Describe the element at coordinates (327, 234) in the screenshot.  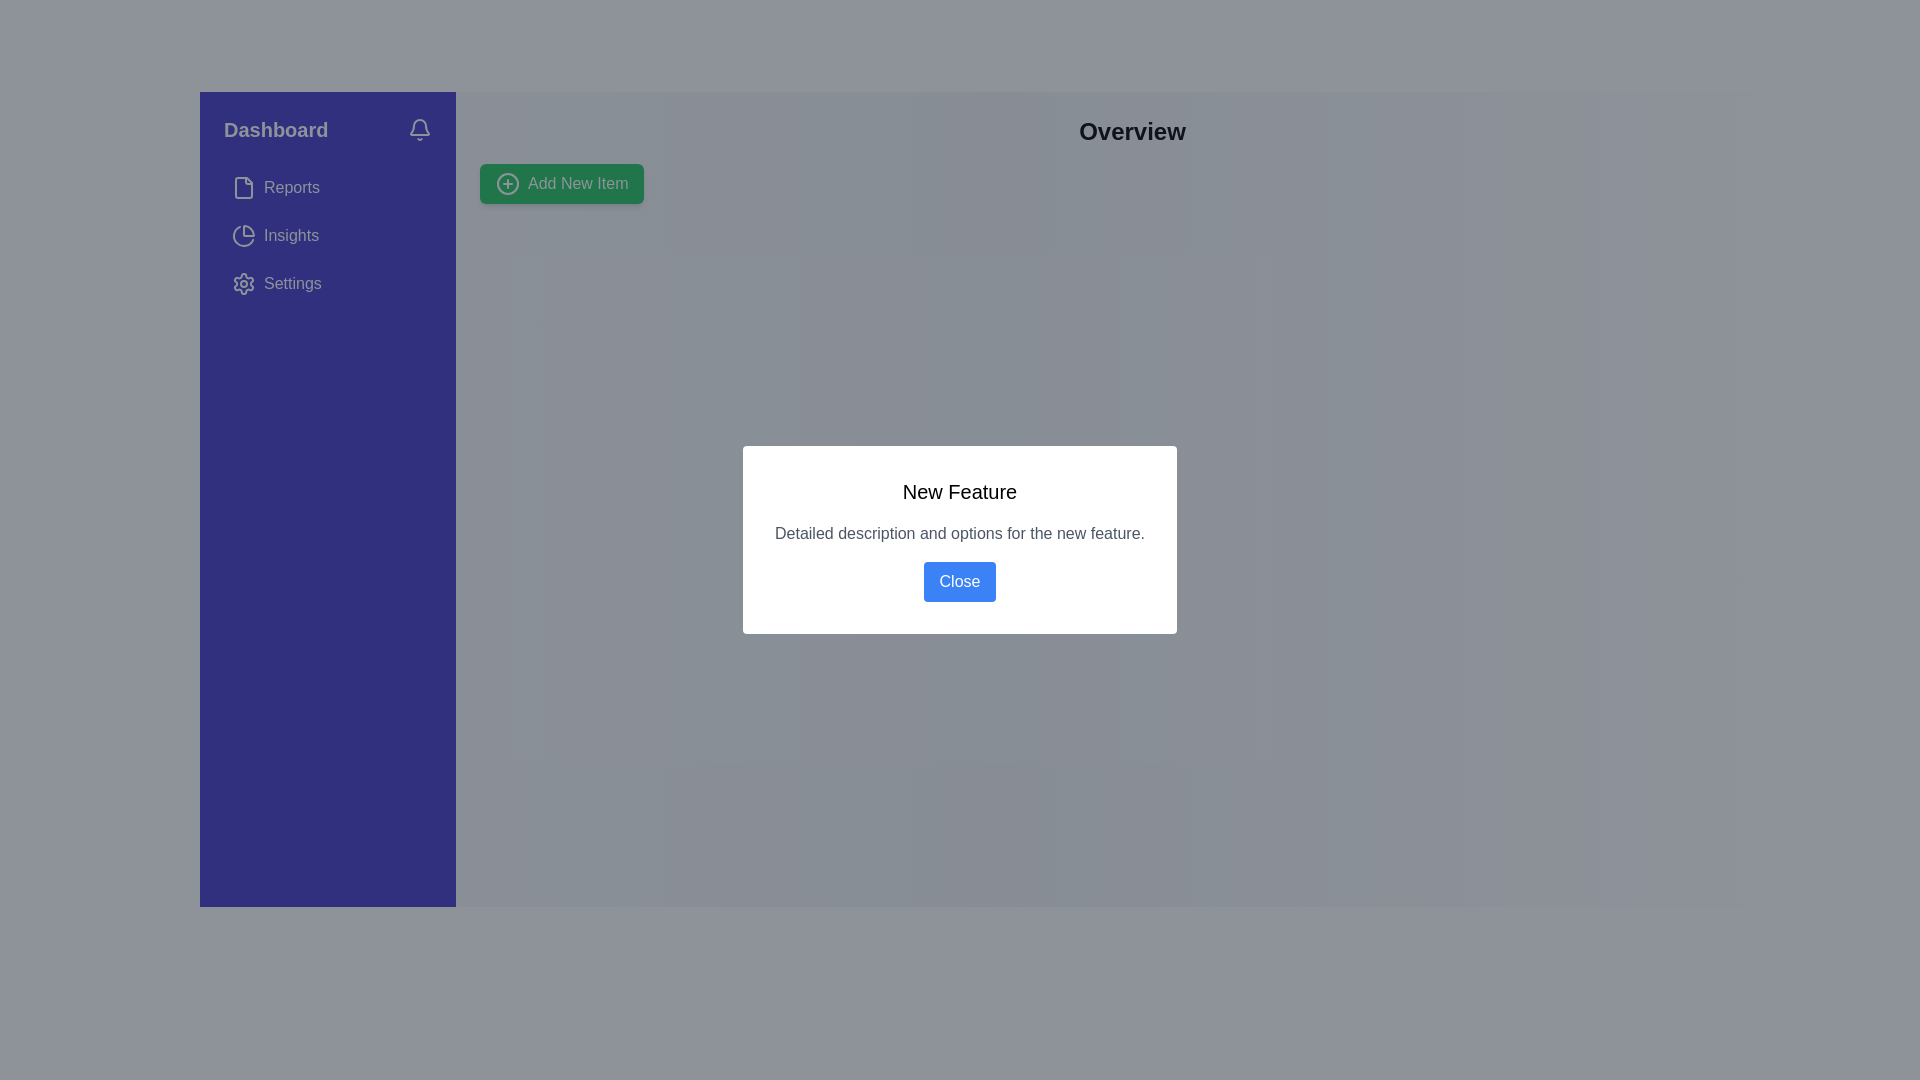
I see `the 'Insights' menu option in the left-hand navigation pane` at that location.